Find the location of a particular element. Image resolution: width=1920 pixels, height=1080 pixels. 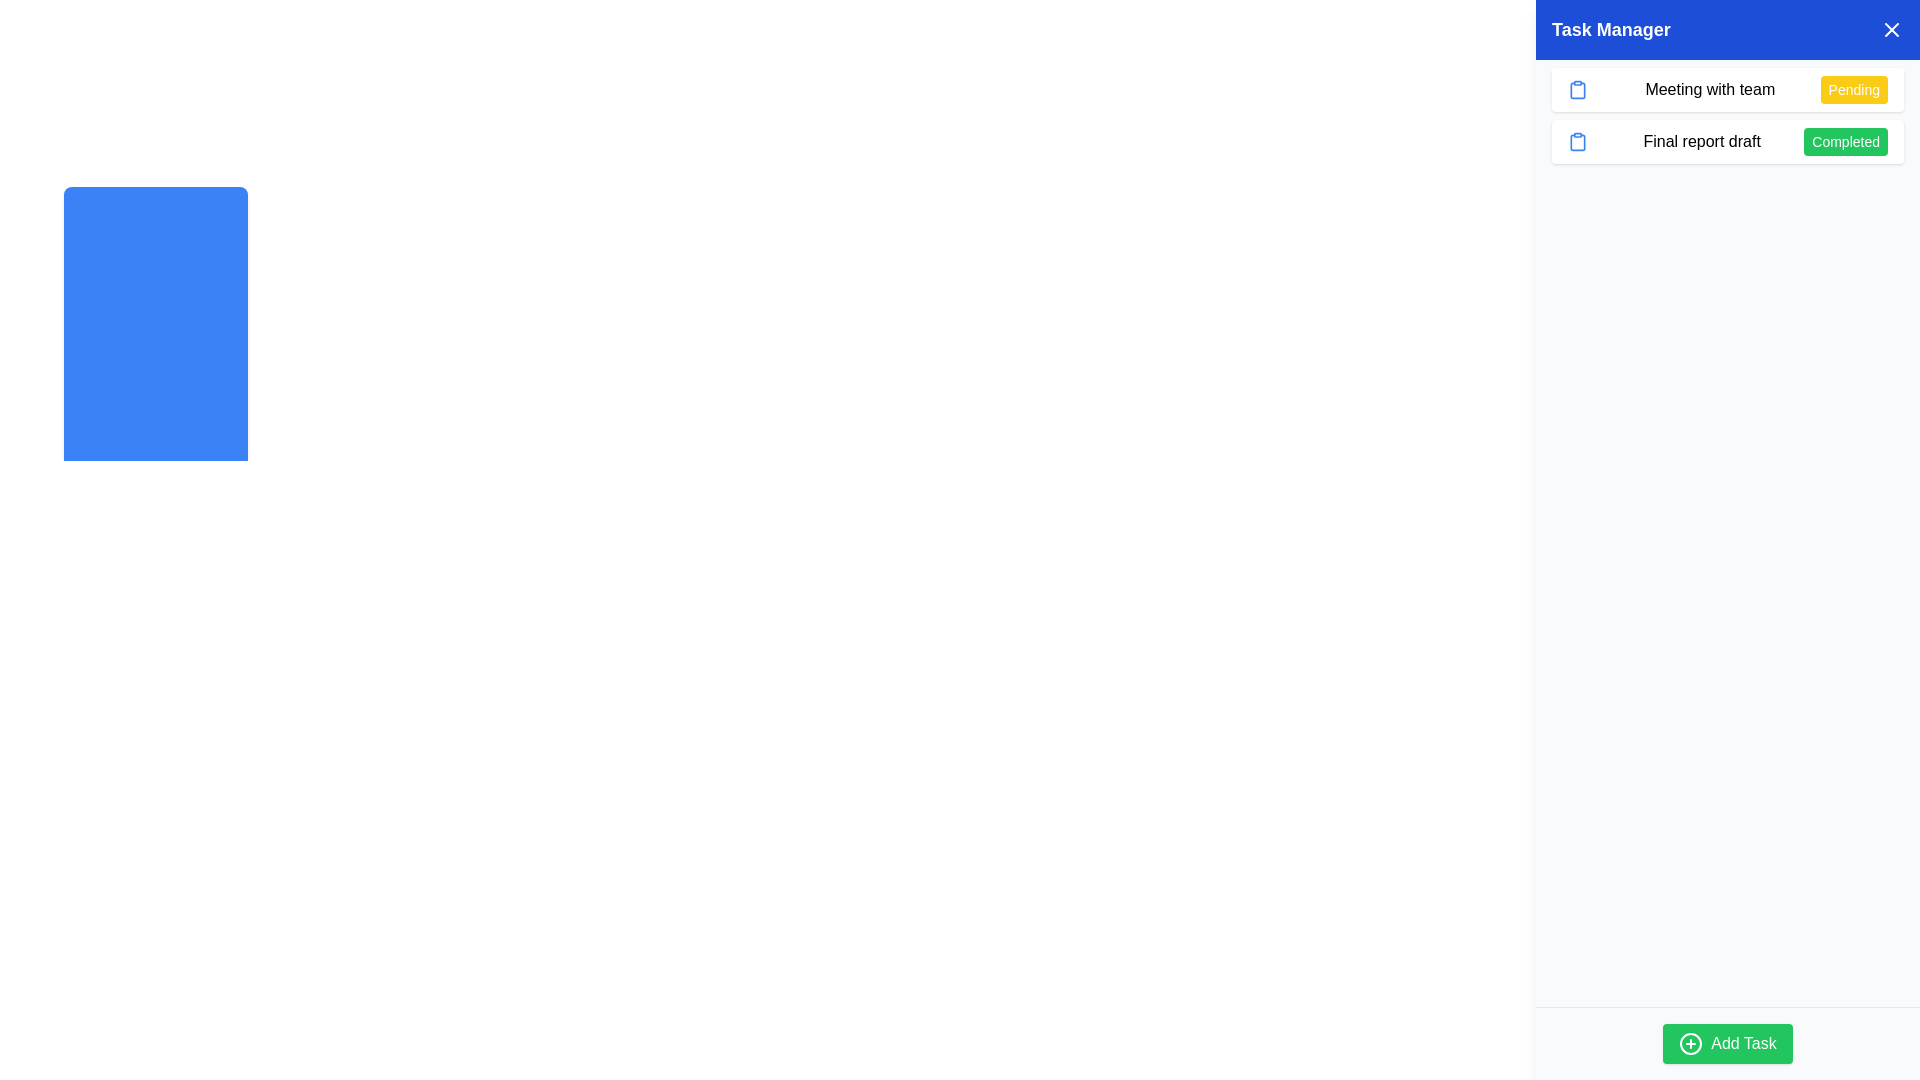

the text label representing the title or subject of a task, located at the top of the first task's details in the Task Manager section is located at coordinates (1709, 88).